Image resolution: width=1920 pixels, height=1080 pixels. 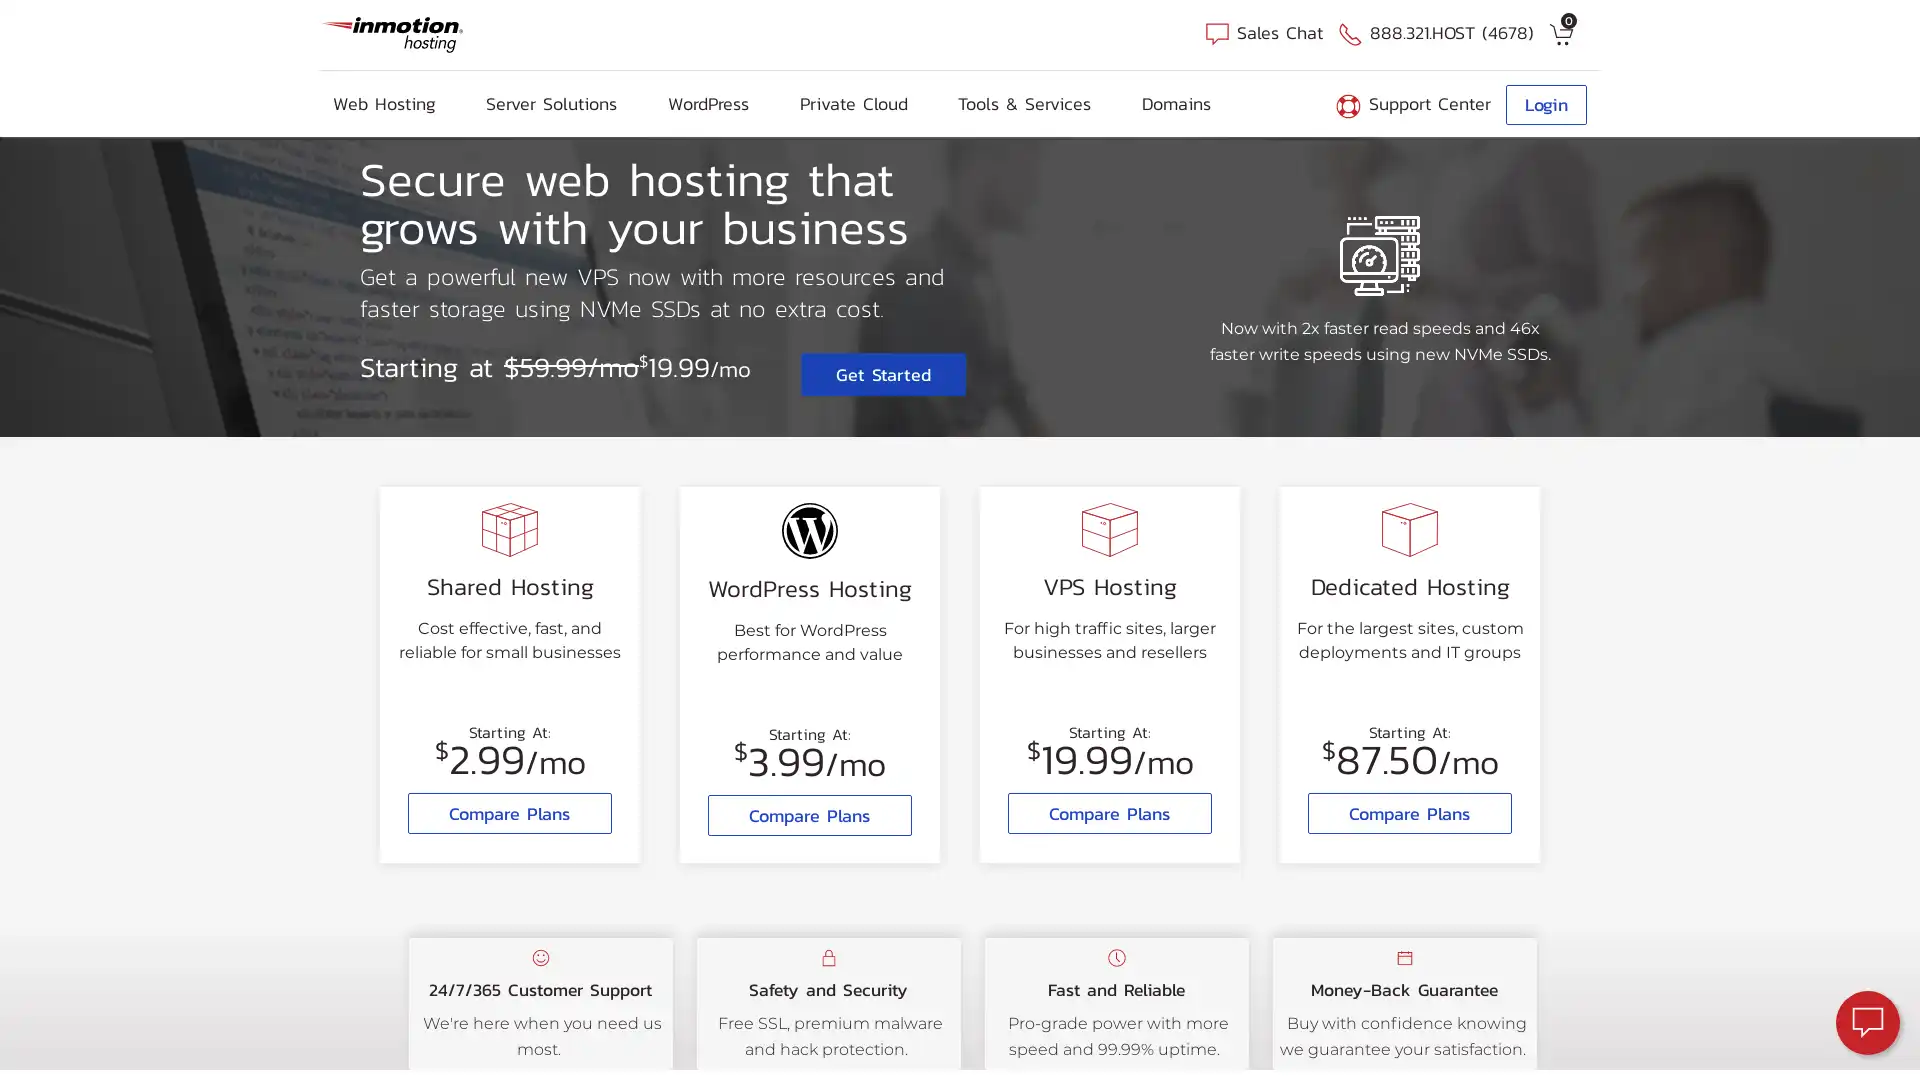 What do you see at coordinates (1108, 813) in the screenshot?
I see `Compare Plans` at bounding box center [1108, 813].